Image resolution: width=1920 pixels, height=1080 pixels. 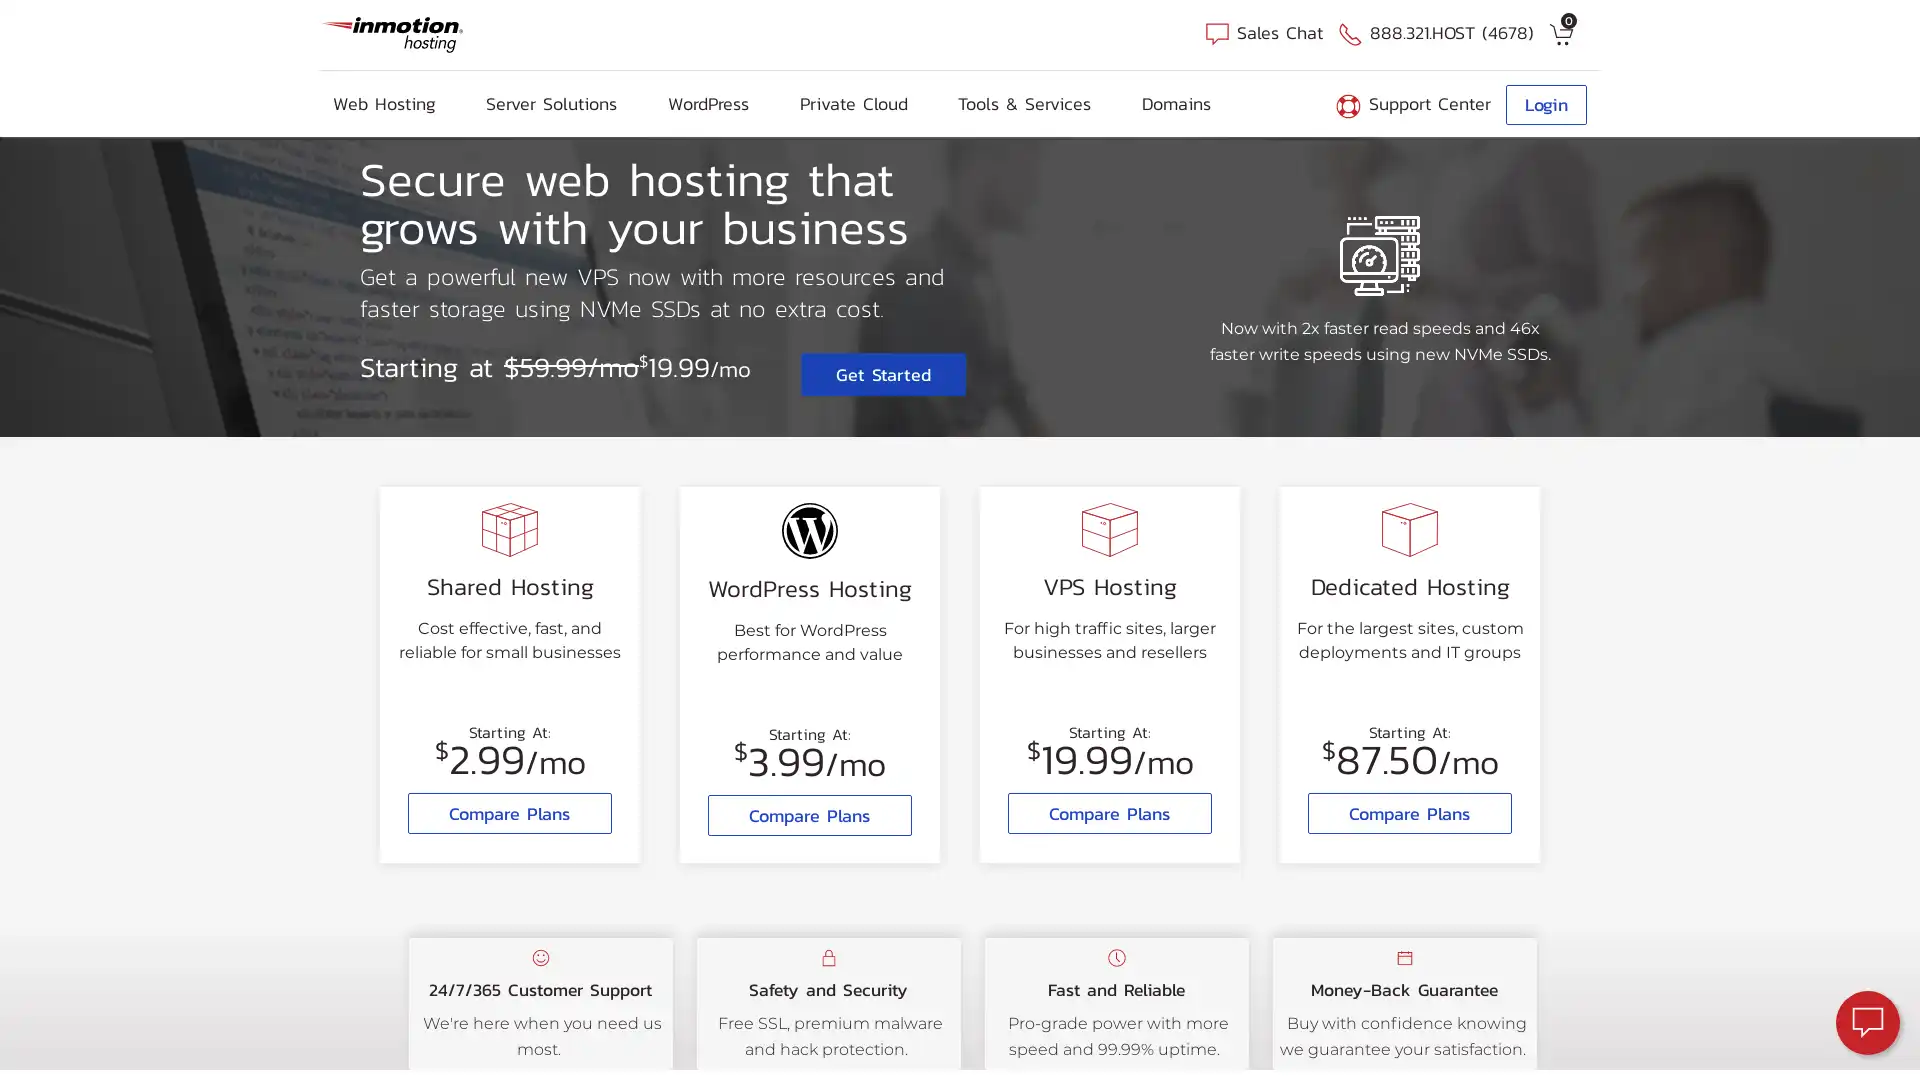 What do you see at coordinates (1108, 813) in the screenshot?
I see `Compare Plans` at bounding box center [1108, 813].